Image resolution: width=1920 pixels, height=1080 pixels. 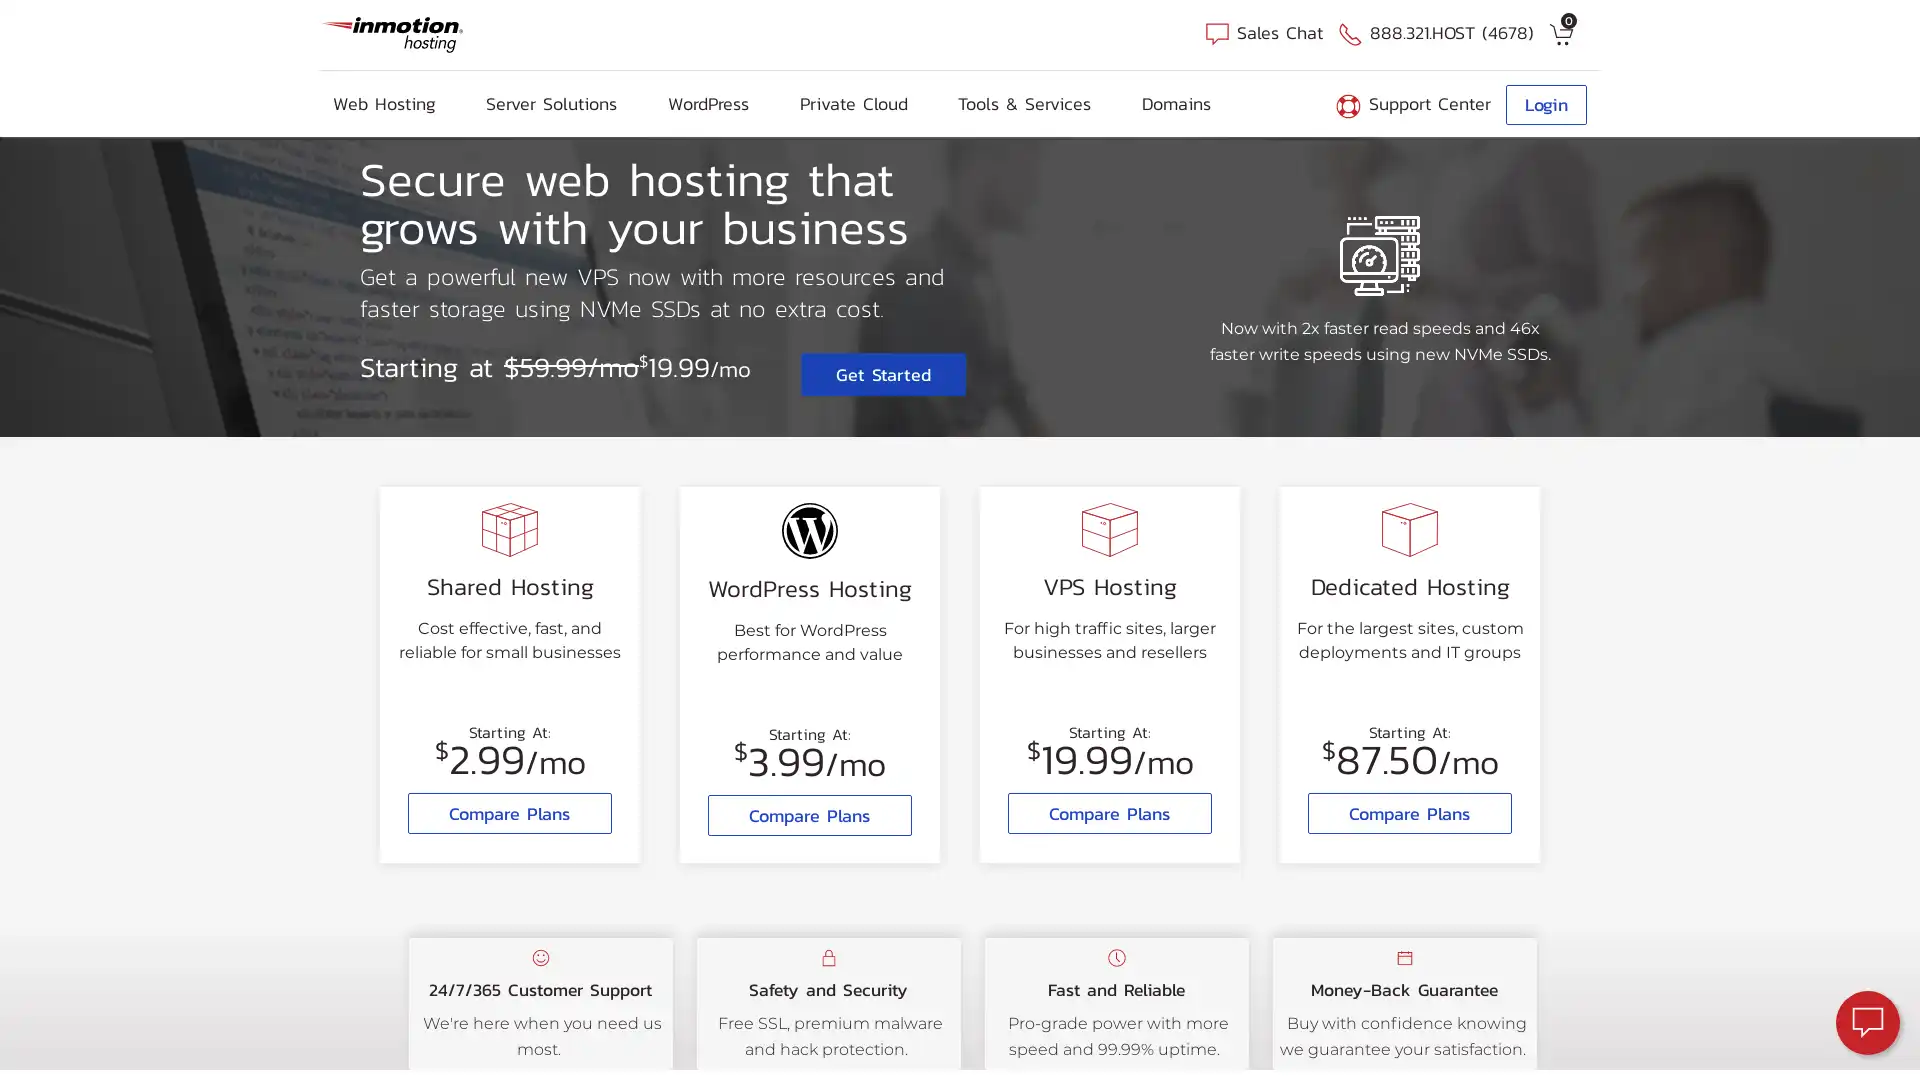 What do you see at coordinates (1108, 813) in the screenshot?
I see `Compare Plans` at bounding box center [1108, 813].